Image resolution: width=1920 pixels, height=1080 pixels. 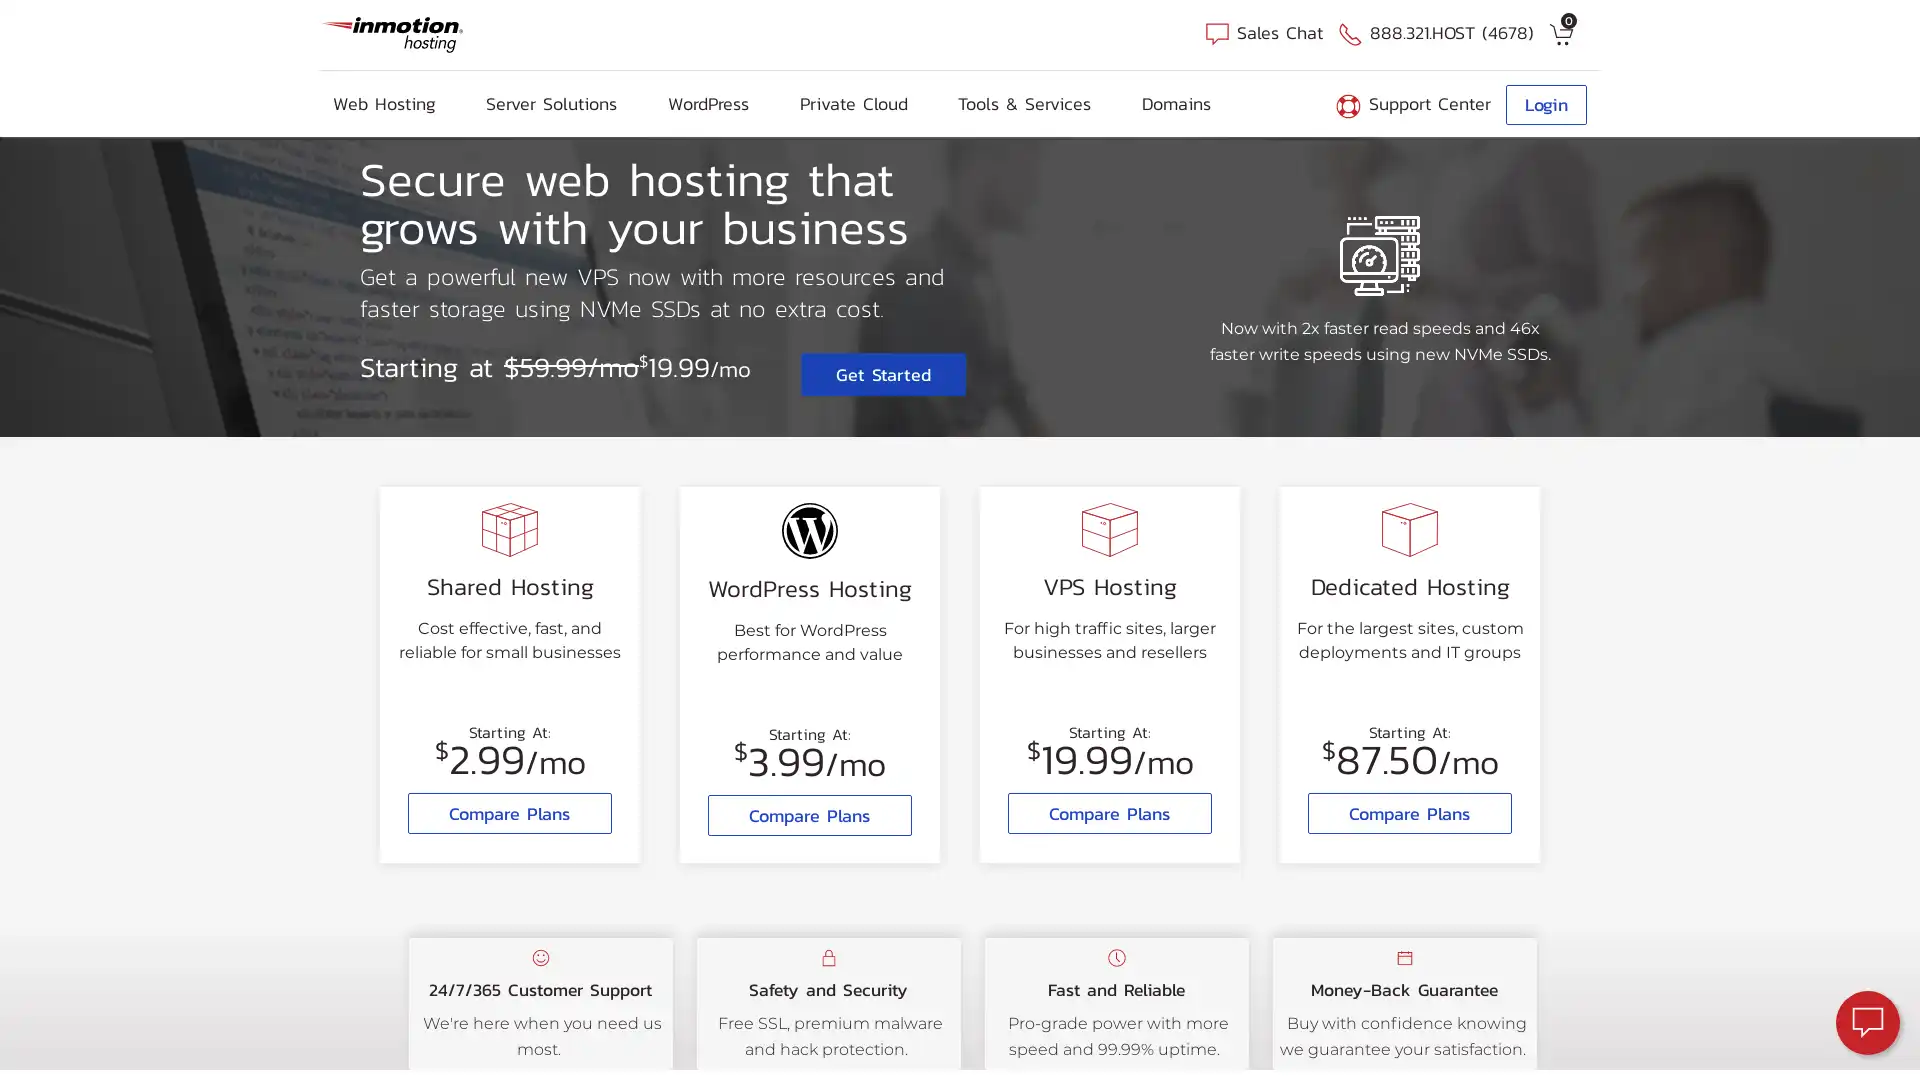 What do you see at coordinates (1108, 813) in the screenshot?
I see `Compare Plans` at bounding box center [1108, 813].